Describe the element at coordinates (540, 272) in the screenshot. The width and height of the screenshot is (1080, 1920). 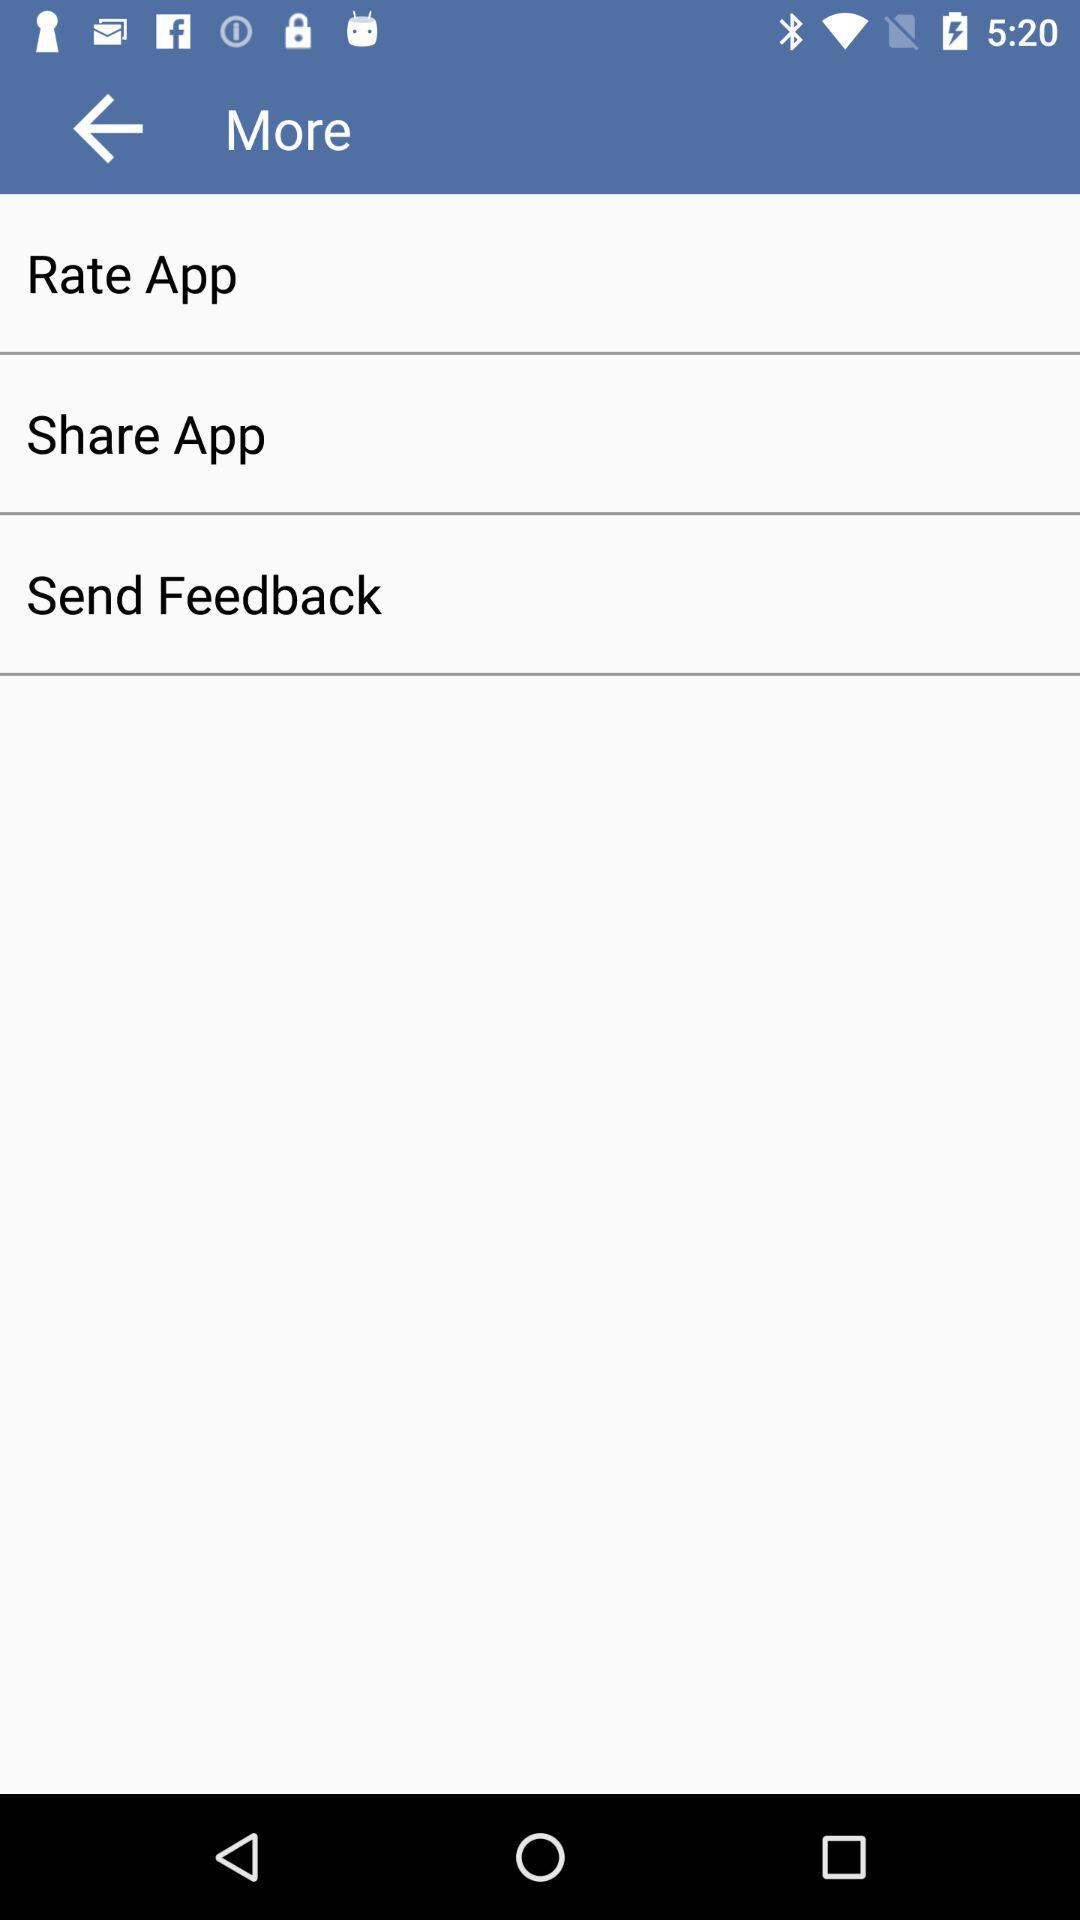
I see `the rate app item` at that location.